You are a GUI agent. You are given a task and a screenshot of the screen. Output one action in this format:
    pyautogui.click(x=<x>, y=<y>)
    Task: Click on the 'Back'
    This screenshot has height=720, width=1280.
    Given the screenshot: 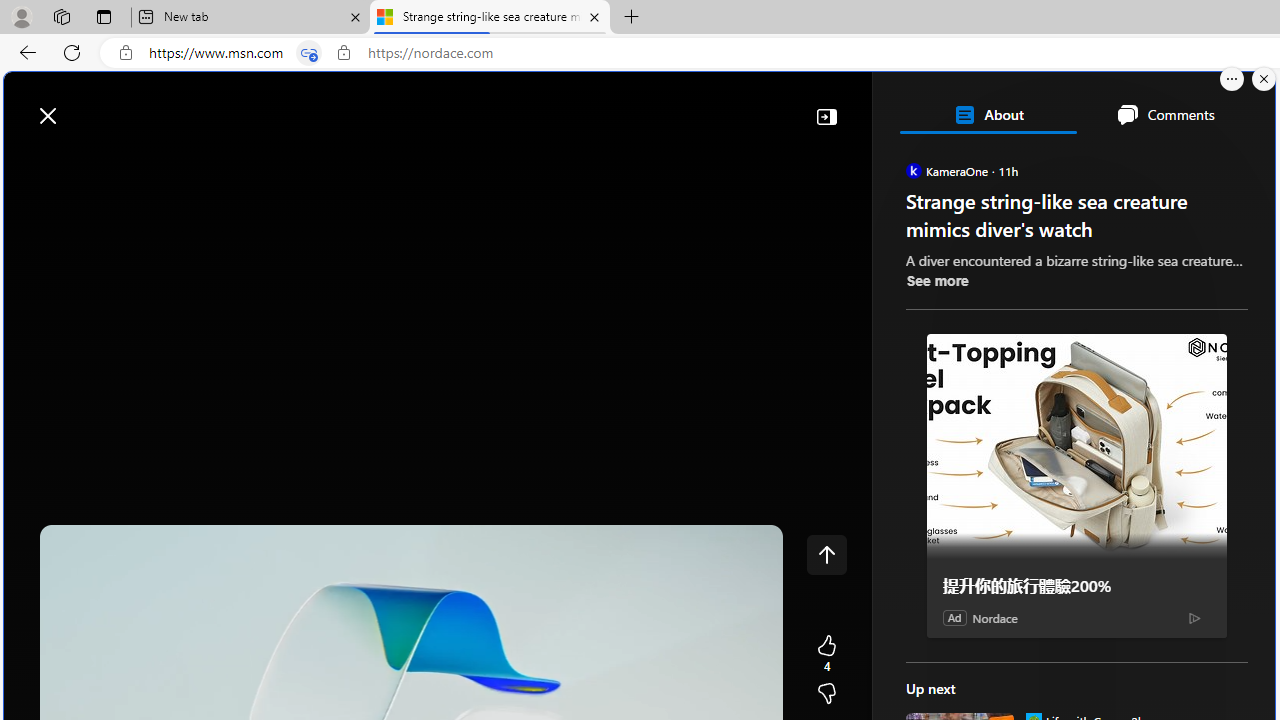 What is the action you would take?
    pyautogui.click(x=24, y=51)
    